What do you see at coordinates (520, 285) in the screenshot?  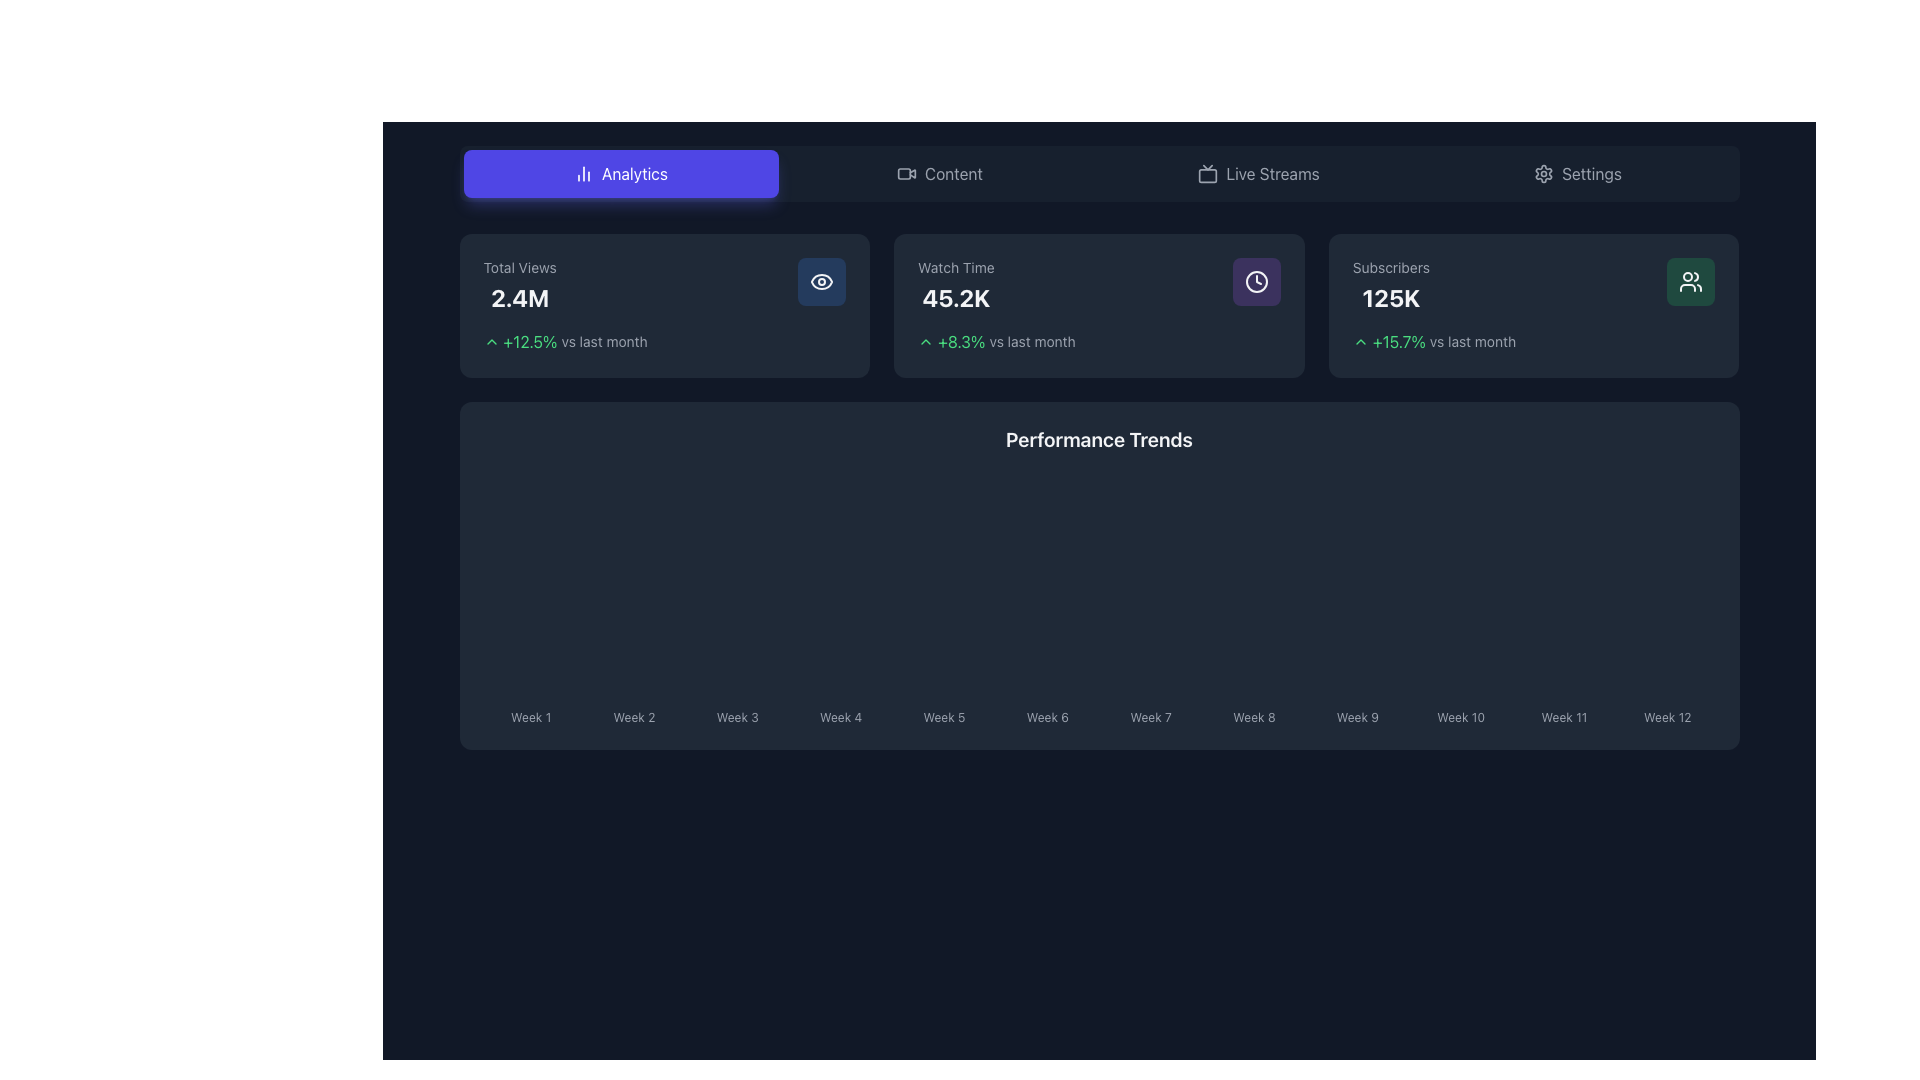 I see `the Text display element that shows 'Total Views' with the value '2.4M', located in the upper-left corner of a dark card containing analytics metrics` at bounding box center [520, 285].